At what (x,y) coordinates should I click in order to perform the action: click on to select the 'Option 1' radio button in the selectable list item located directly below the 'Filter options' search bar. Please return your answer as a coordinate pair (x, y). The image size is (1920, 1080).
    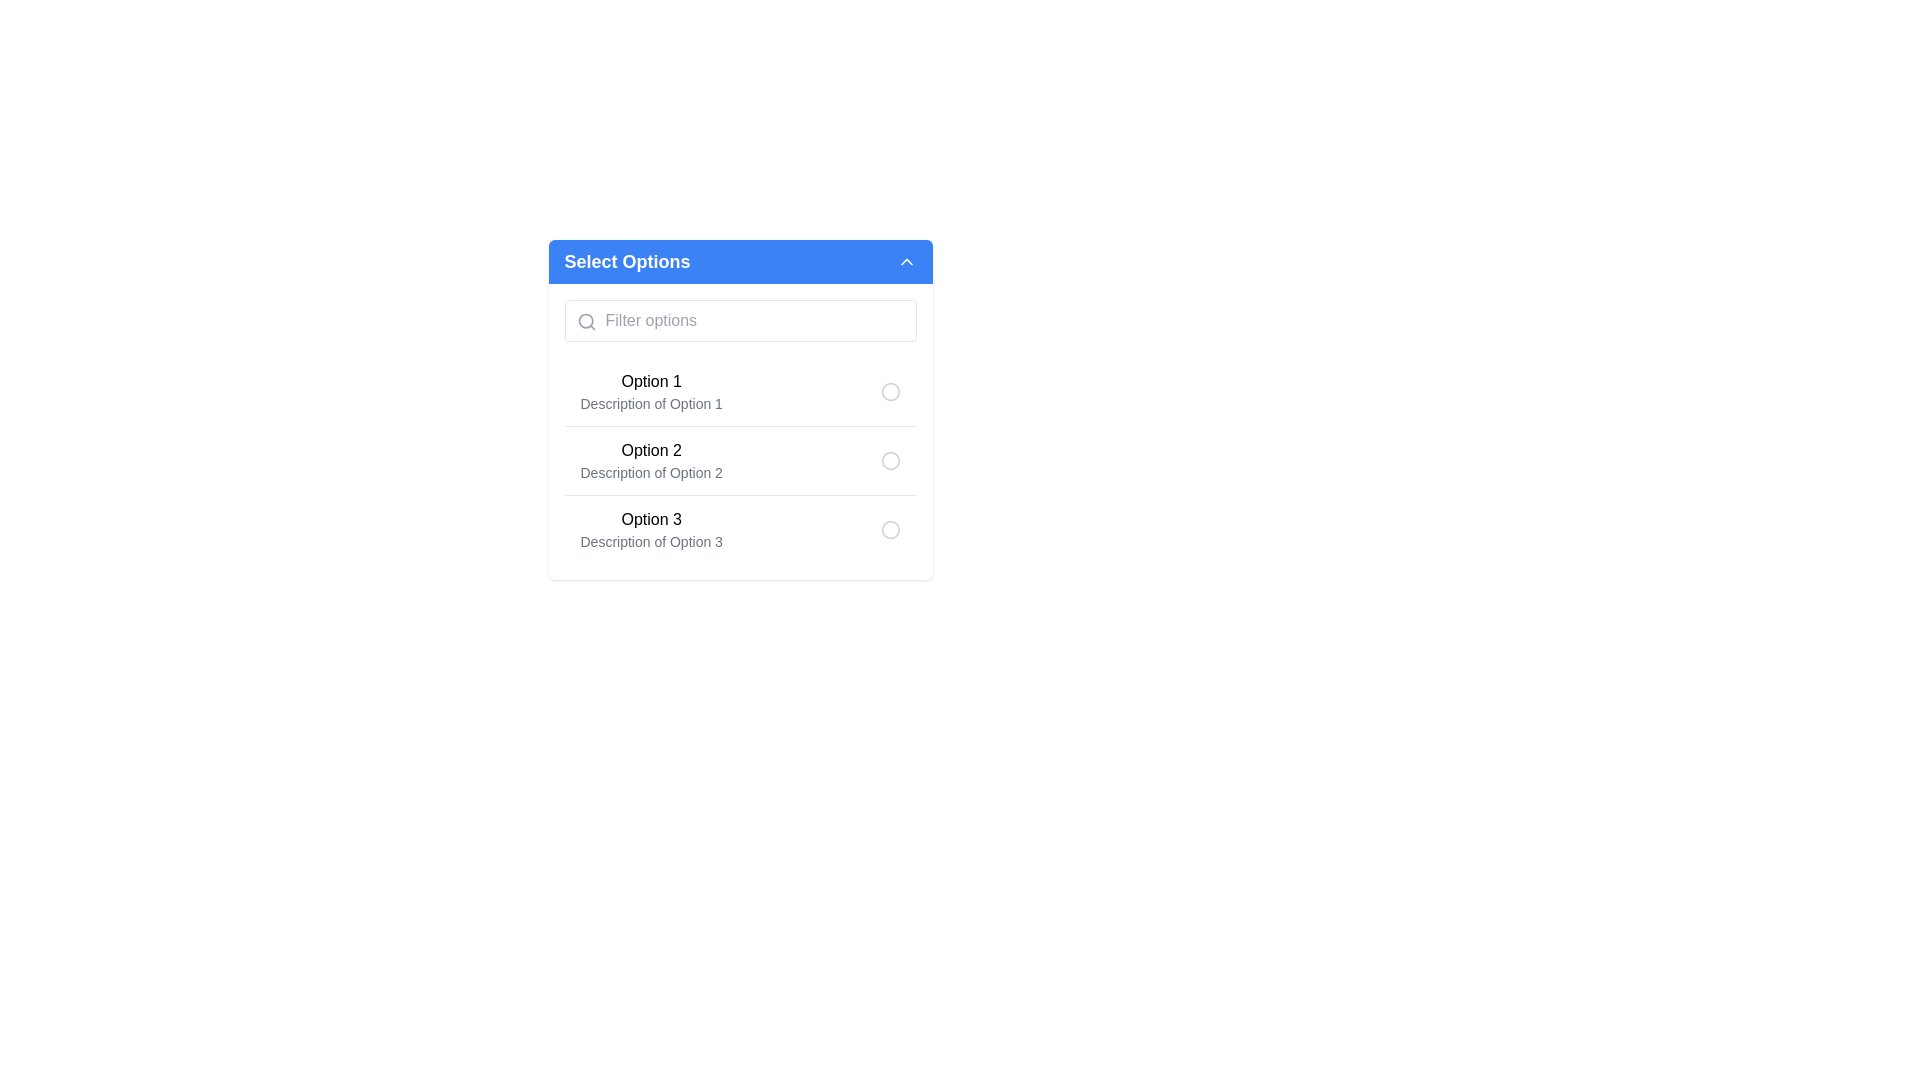
    Looking at the image, I should click on (739, 392).